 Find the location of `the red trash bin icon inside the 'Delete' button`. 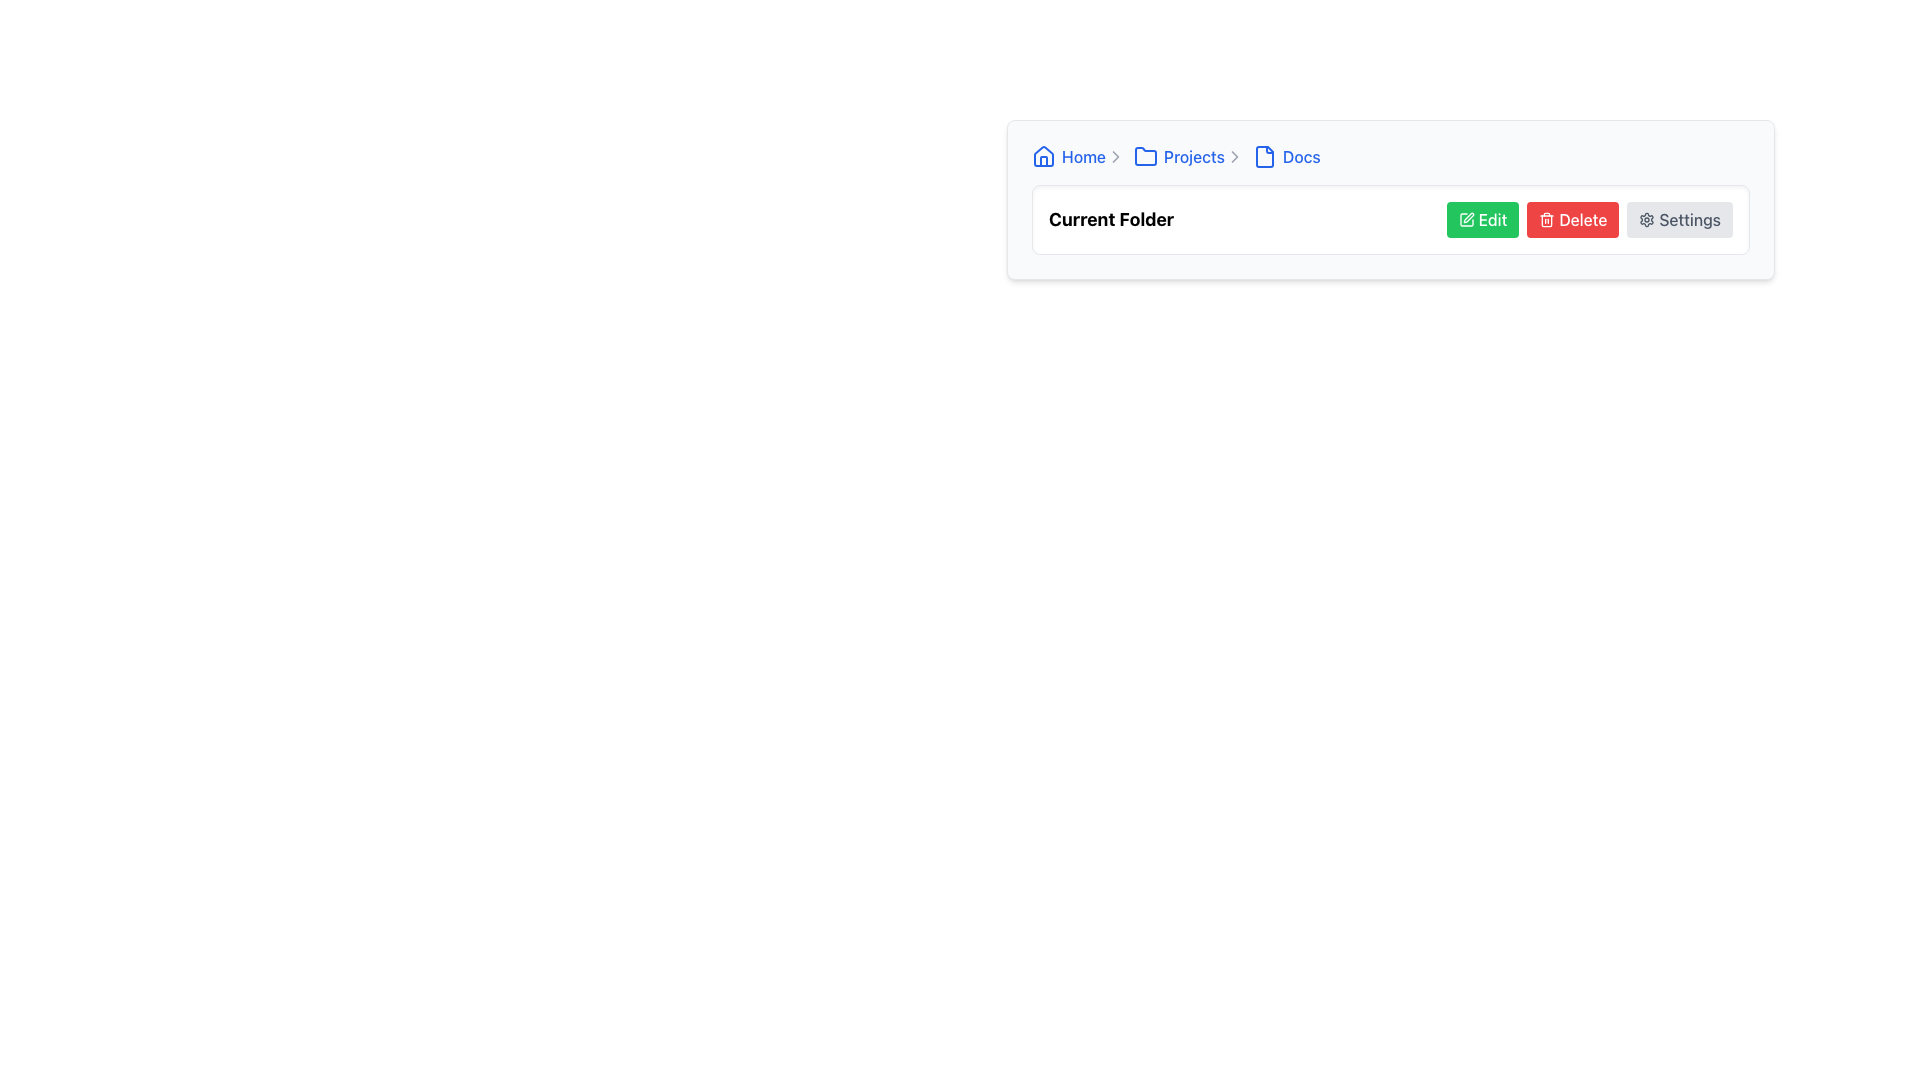

the red trash bin icon inside the 'Delete' button is located at coordinates (1546, 219).